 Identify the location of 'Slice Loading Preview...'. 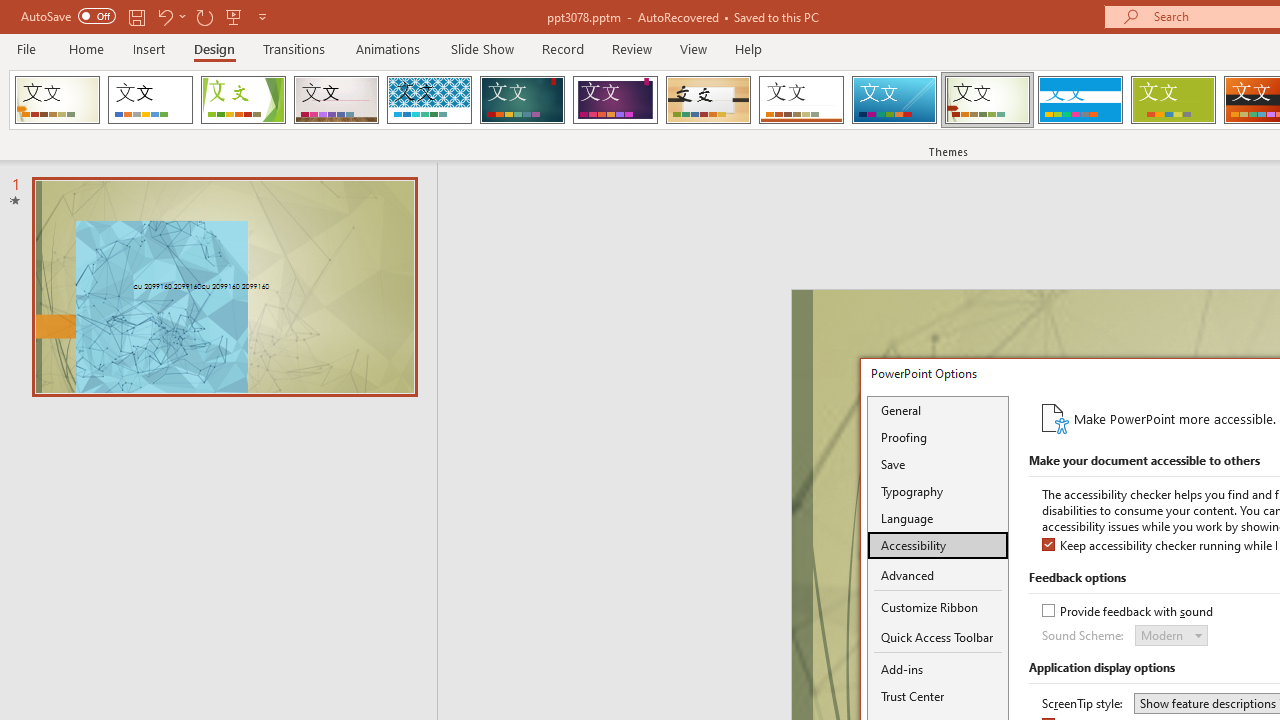
(893, 100).